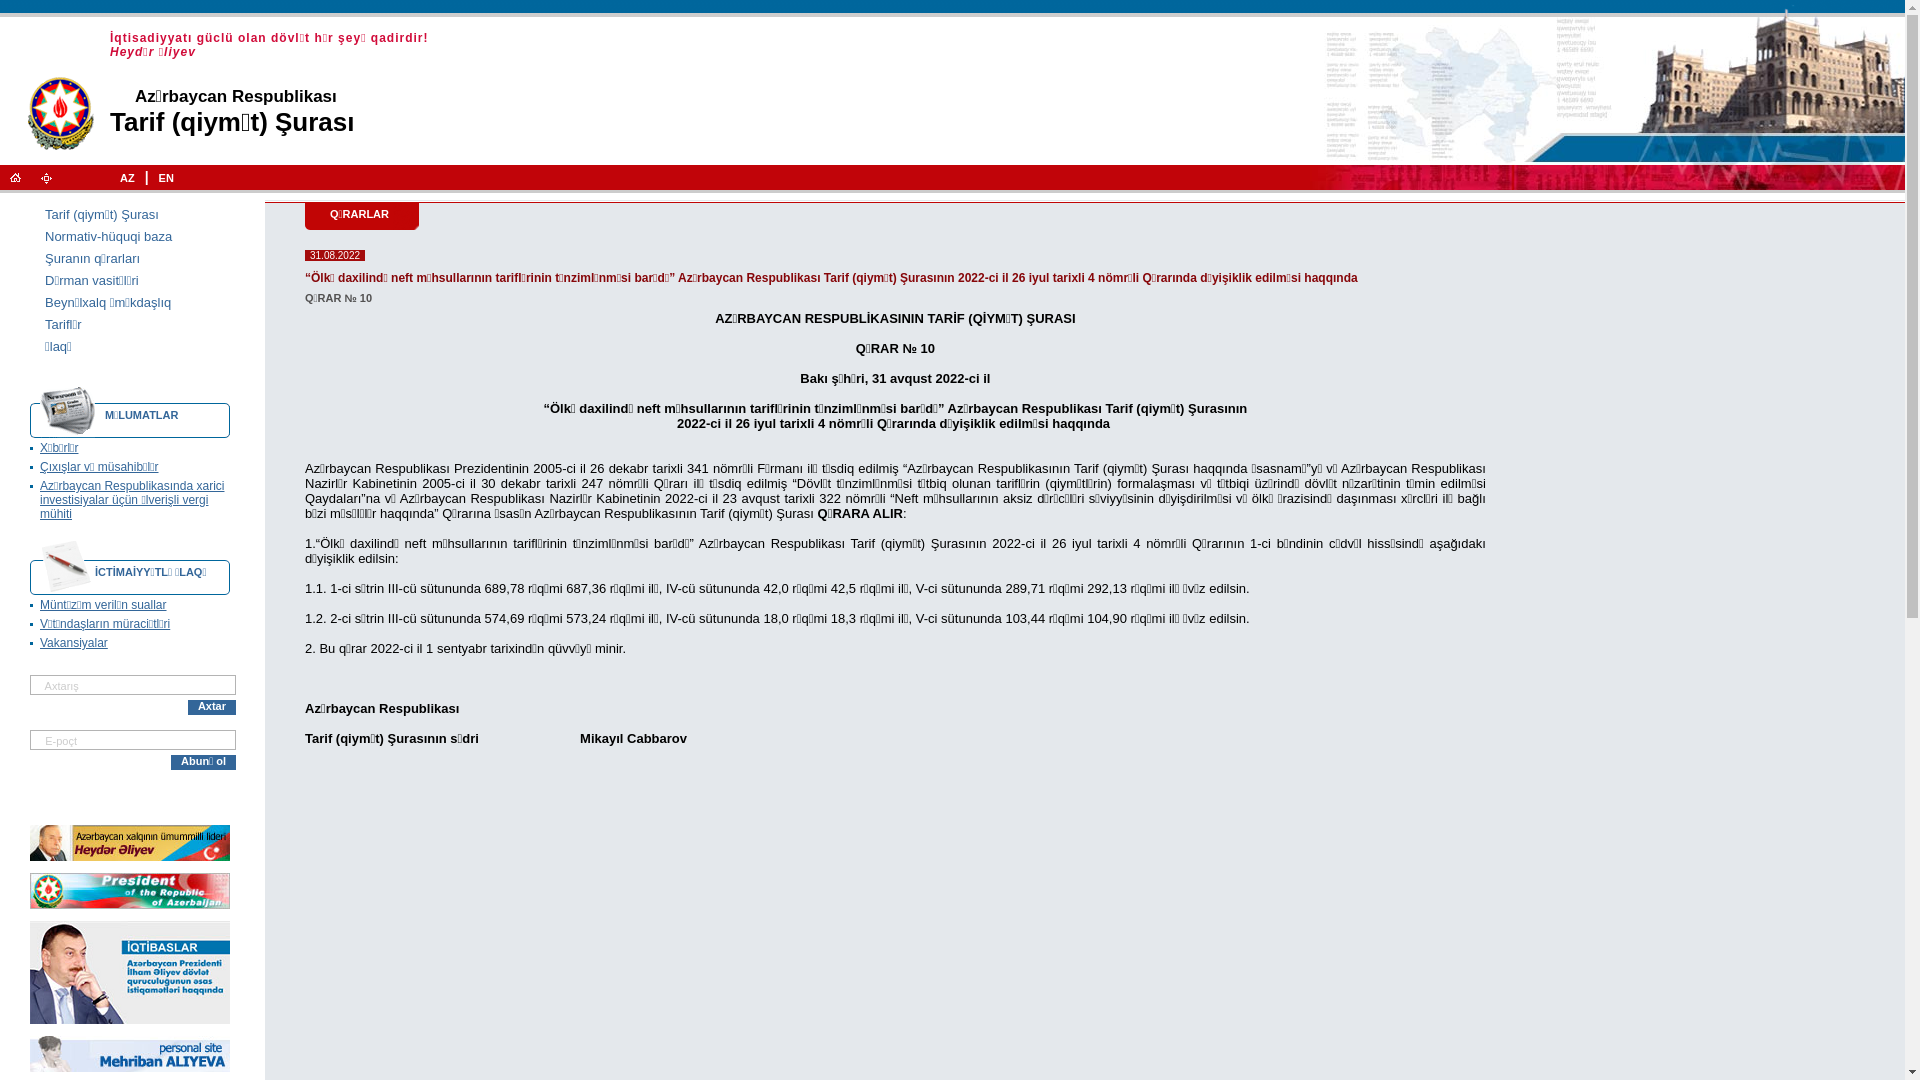  Describe the element at coordinates (166, 176) in the screenshot. I see `'EN'` at that location.